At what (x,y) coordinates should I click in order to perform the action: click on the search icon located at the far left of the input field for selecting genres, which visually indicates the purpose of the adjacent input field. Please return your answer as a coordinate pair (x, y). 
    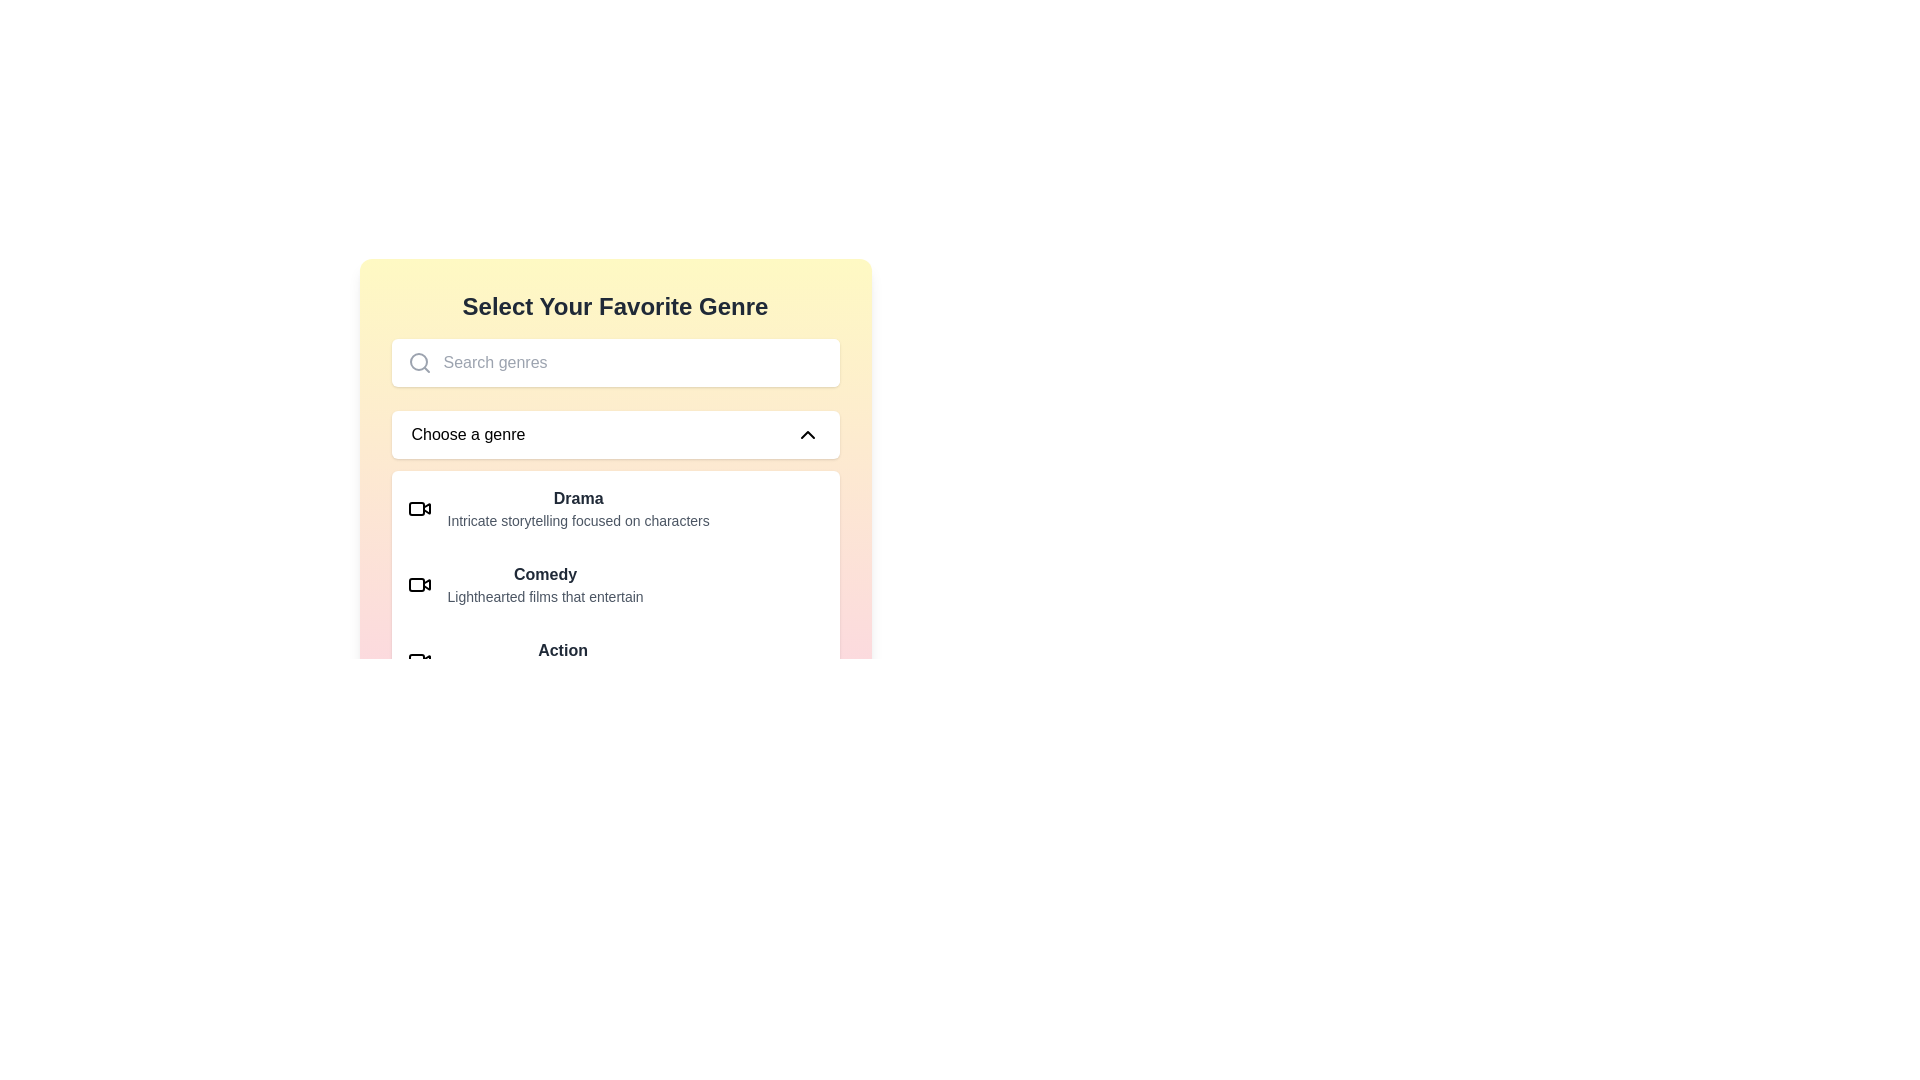
    Looking at the image, I should click on (418, 362).